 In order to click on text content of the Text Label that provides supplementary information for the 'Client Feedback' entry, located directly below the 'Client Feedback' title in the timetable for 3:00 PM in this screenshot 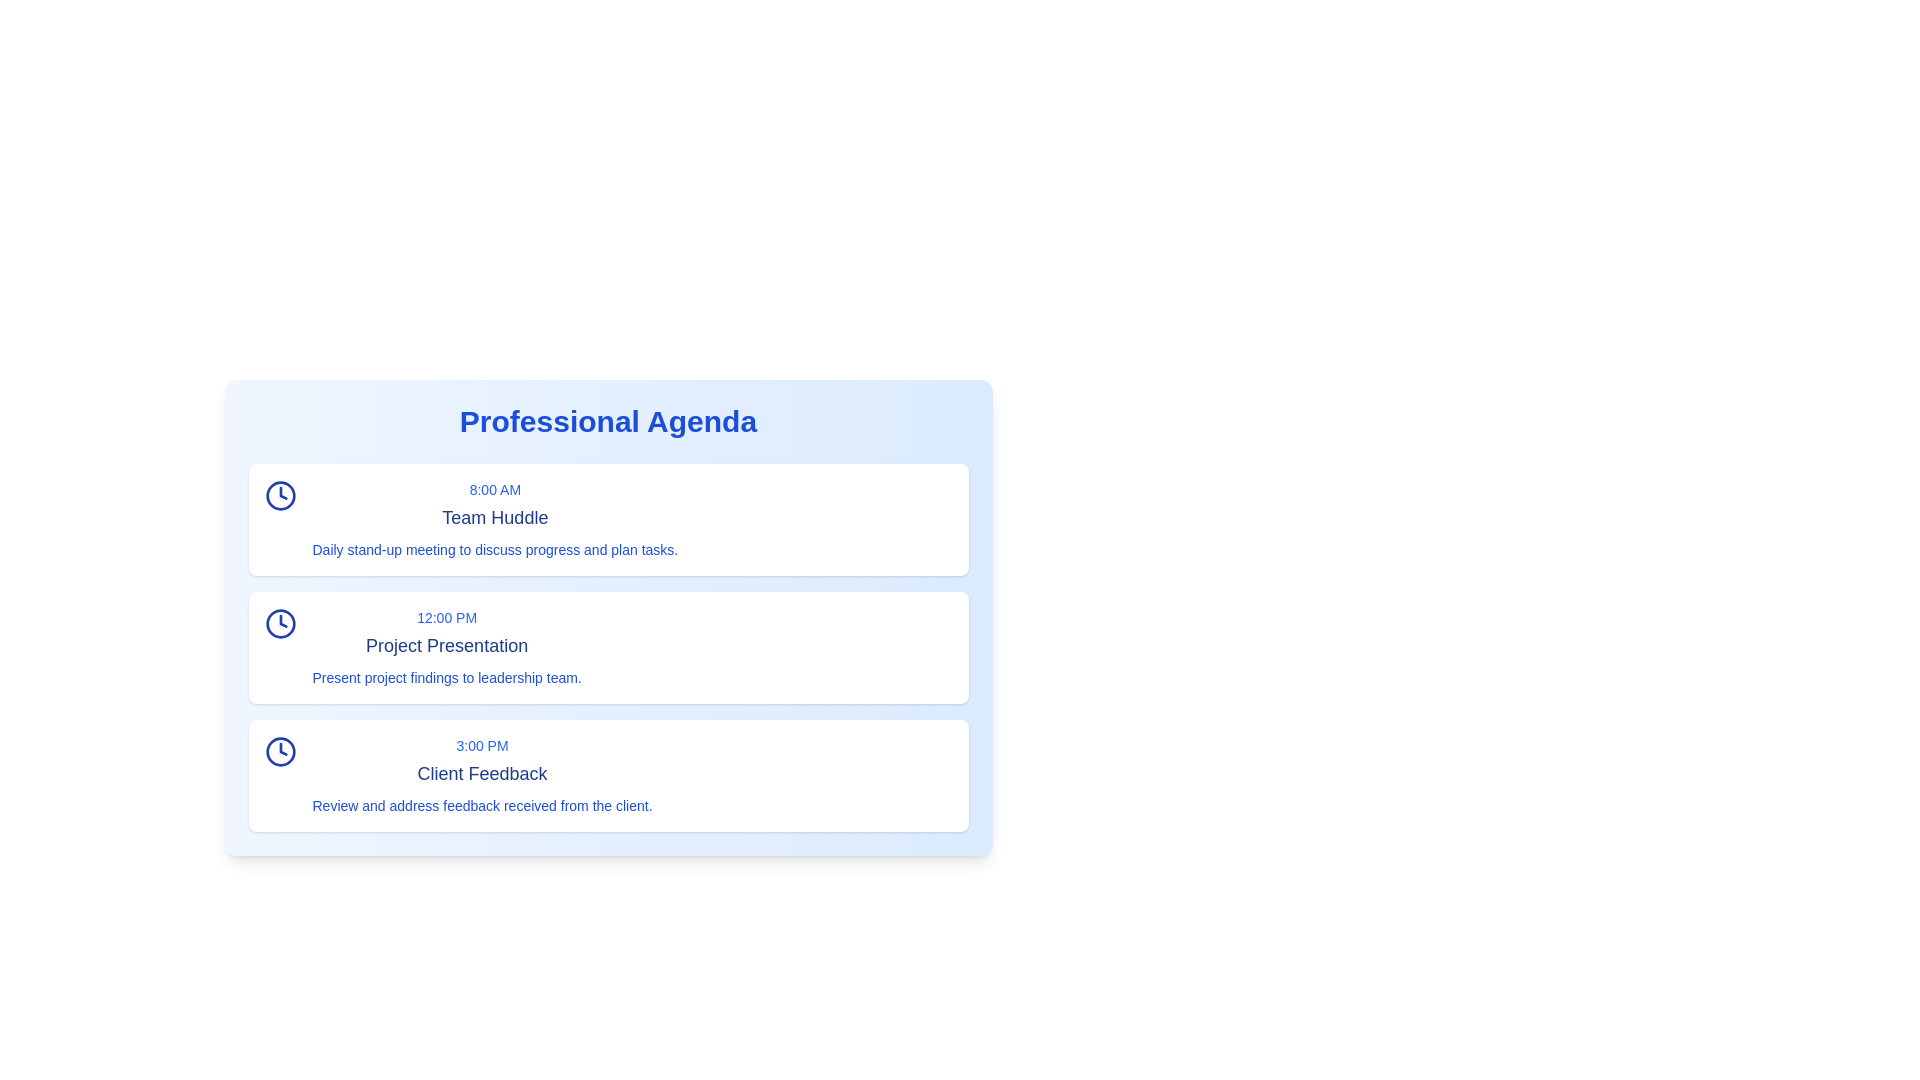, I will do `click(482, 805)`.